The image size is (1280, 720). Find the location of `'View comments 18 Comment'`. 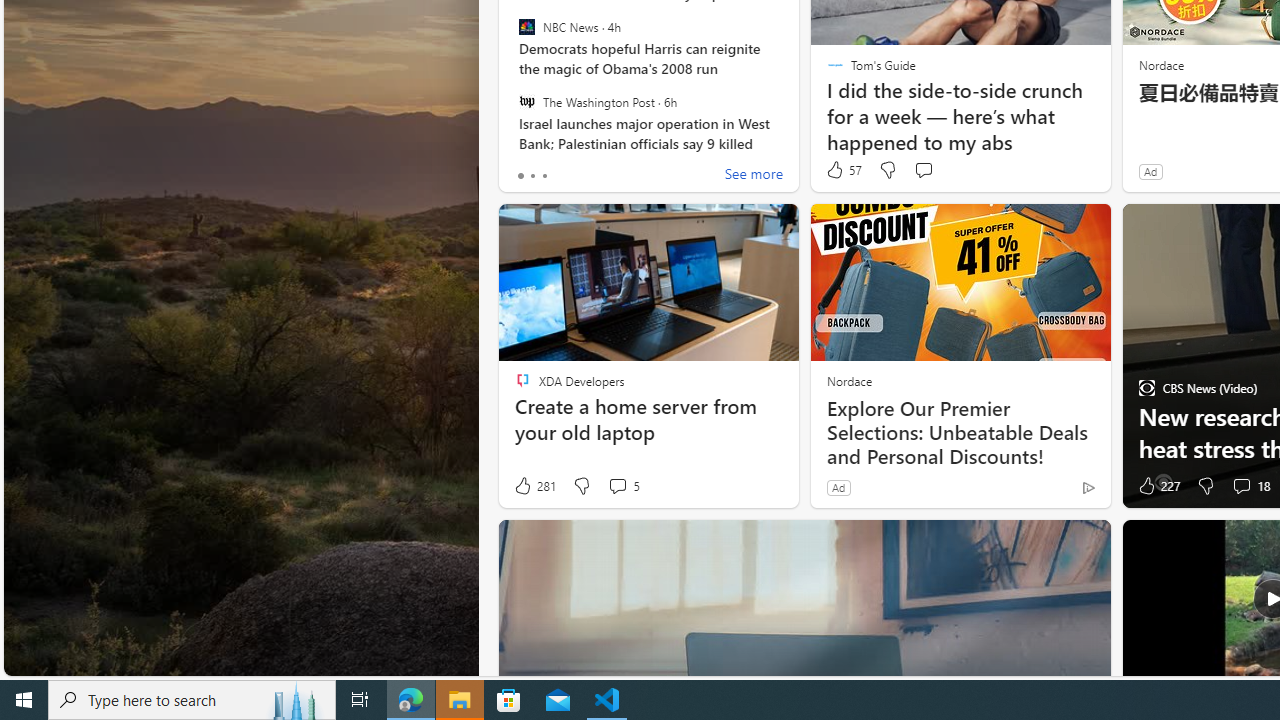

'View comments 18 Comment' is located at coordinates (1240, 486).